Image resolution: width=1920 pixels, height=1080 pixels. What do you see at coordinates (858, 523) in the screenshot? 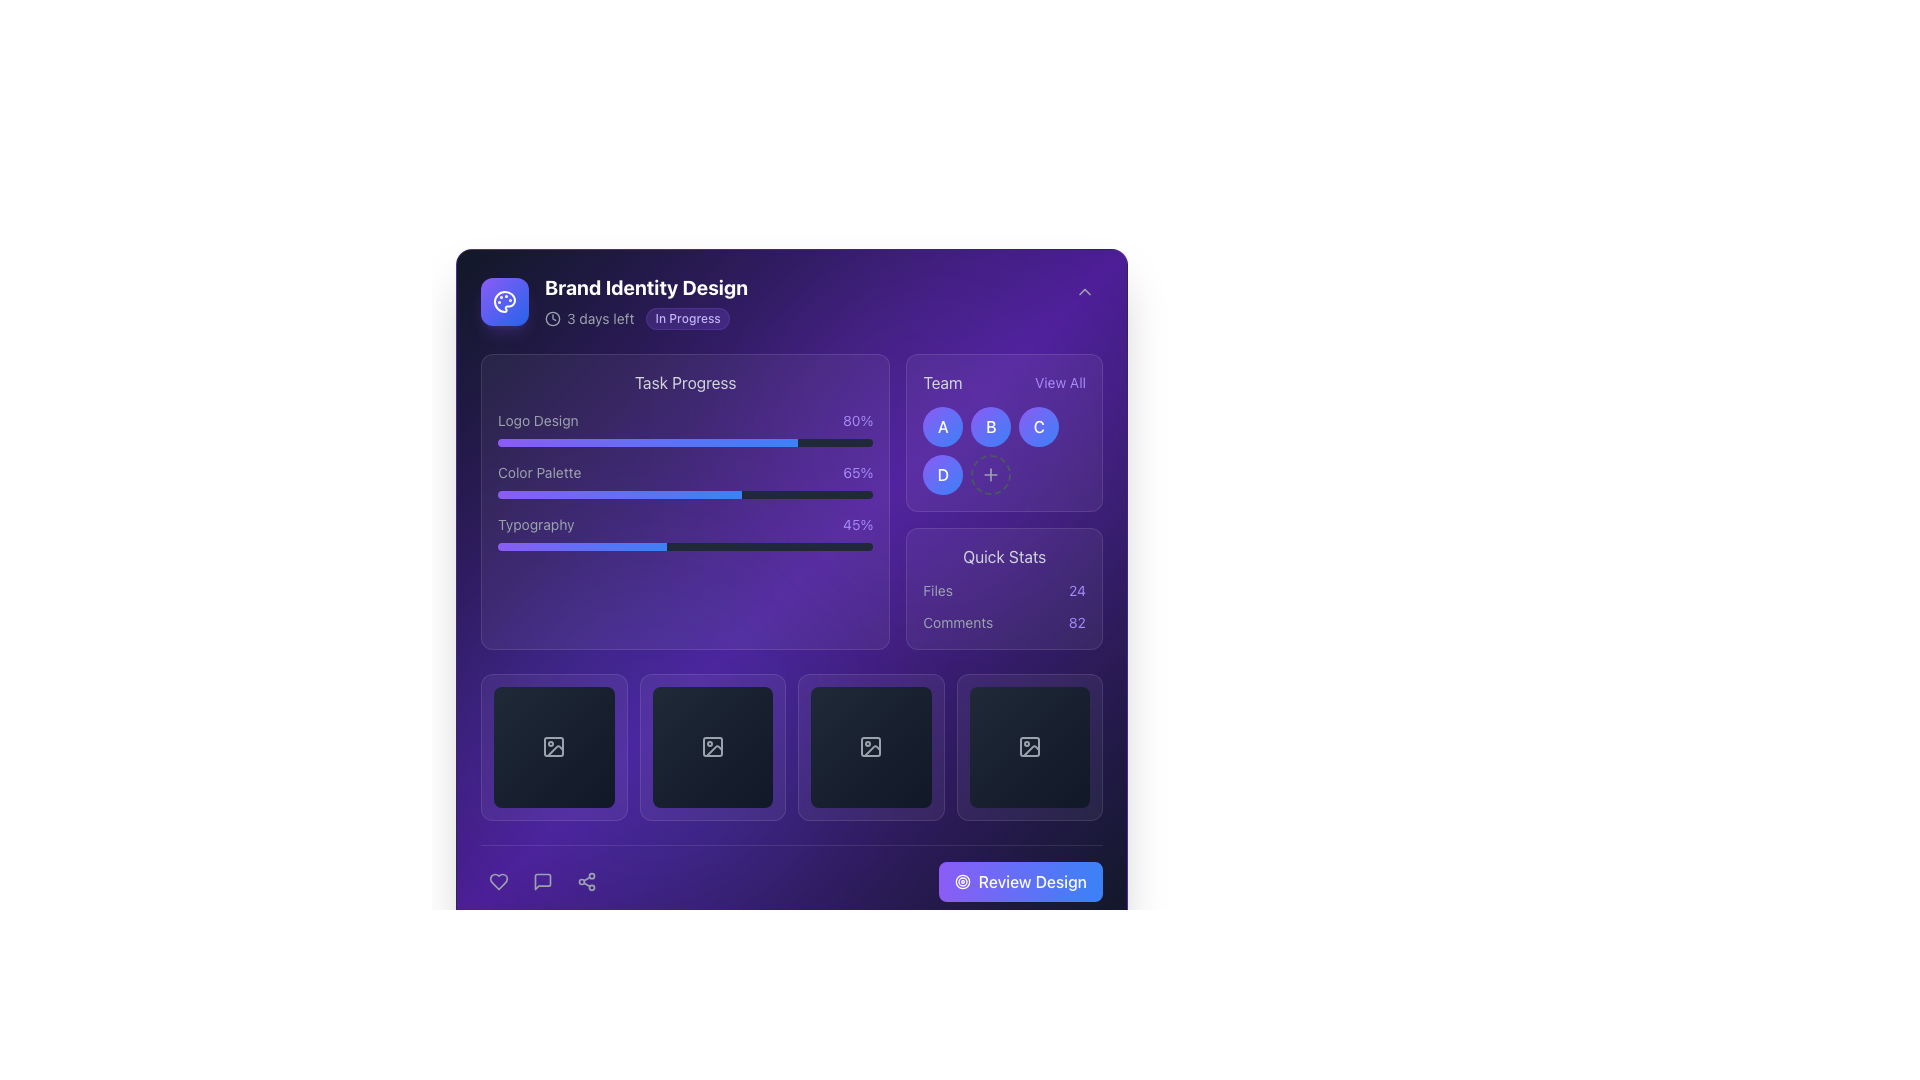
I see `the text label indicating the completion percentage for the 'Typography' task, which is located in the 'Task Progress' section and is the right-aligned text corresponding to the 'Typography' task` at bounding box center [858, 523].